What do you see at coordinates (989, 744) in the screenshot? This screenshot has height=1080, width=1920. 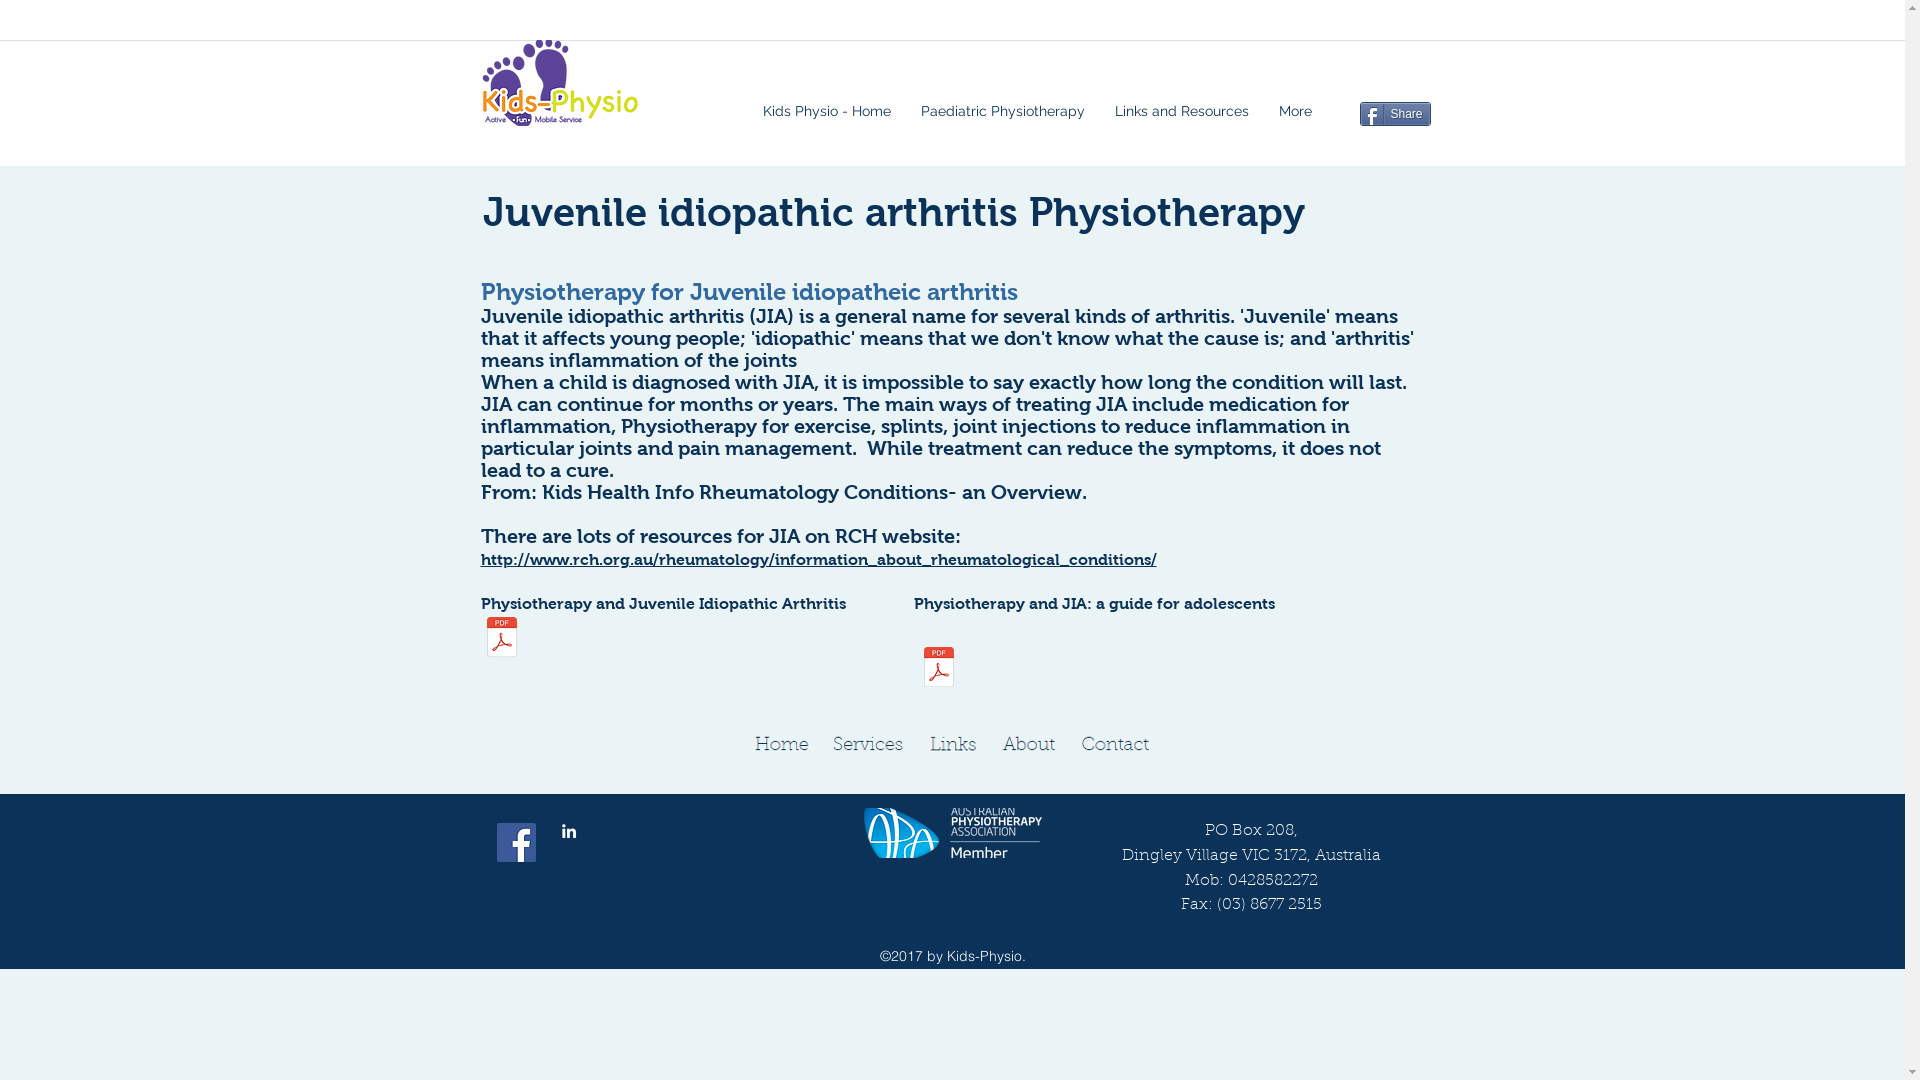 I see `'About Kids-Physio'` at bounding box center [989, 744].